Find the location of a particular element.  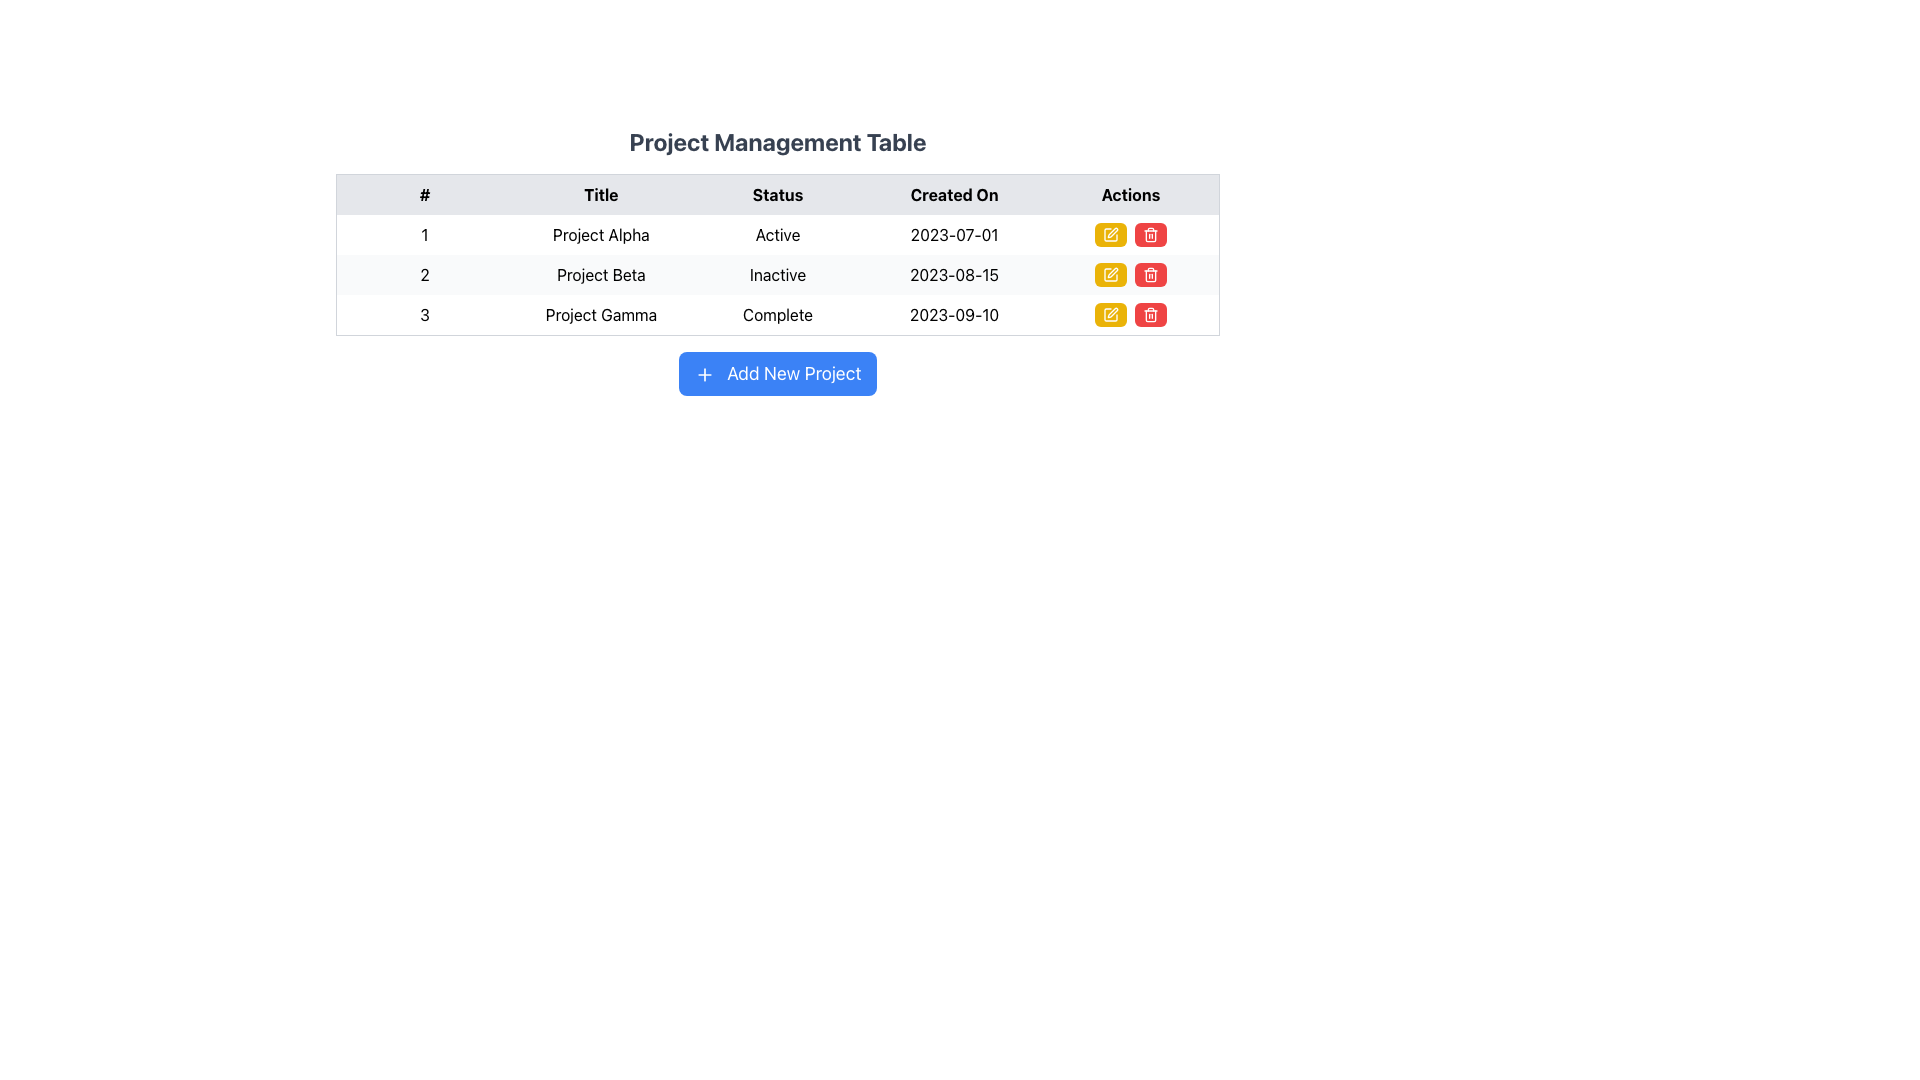

the red trash can icon in the Actions column for Project Alpha is located at coordinates (1150, 235).